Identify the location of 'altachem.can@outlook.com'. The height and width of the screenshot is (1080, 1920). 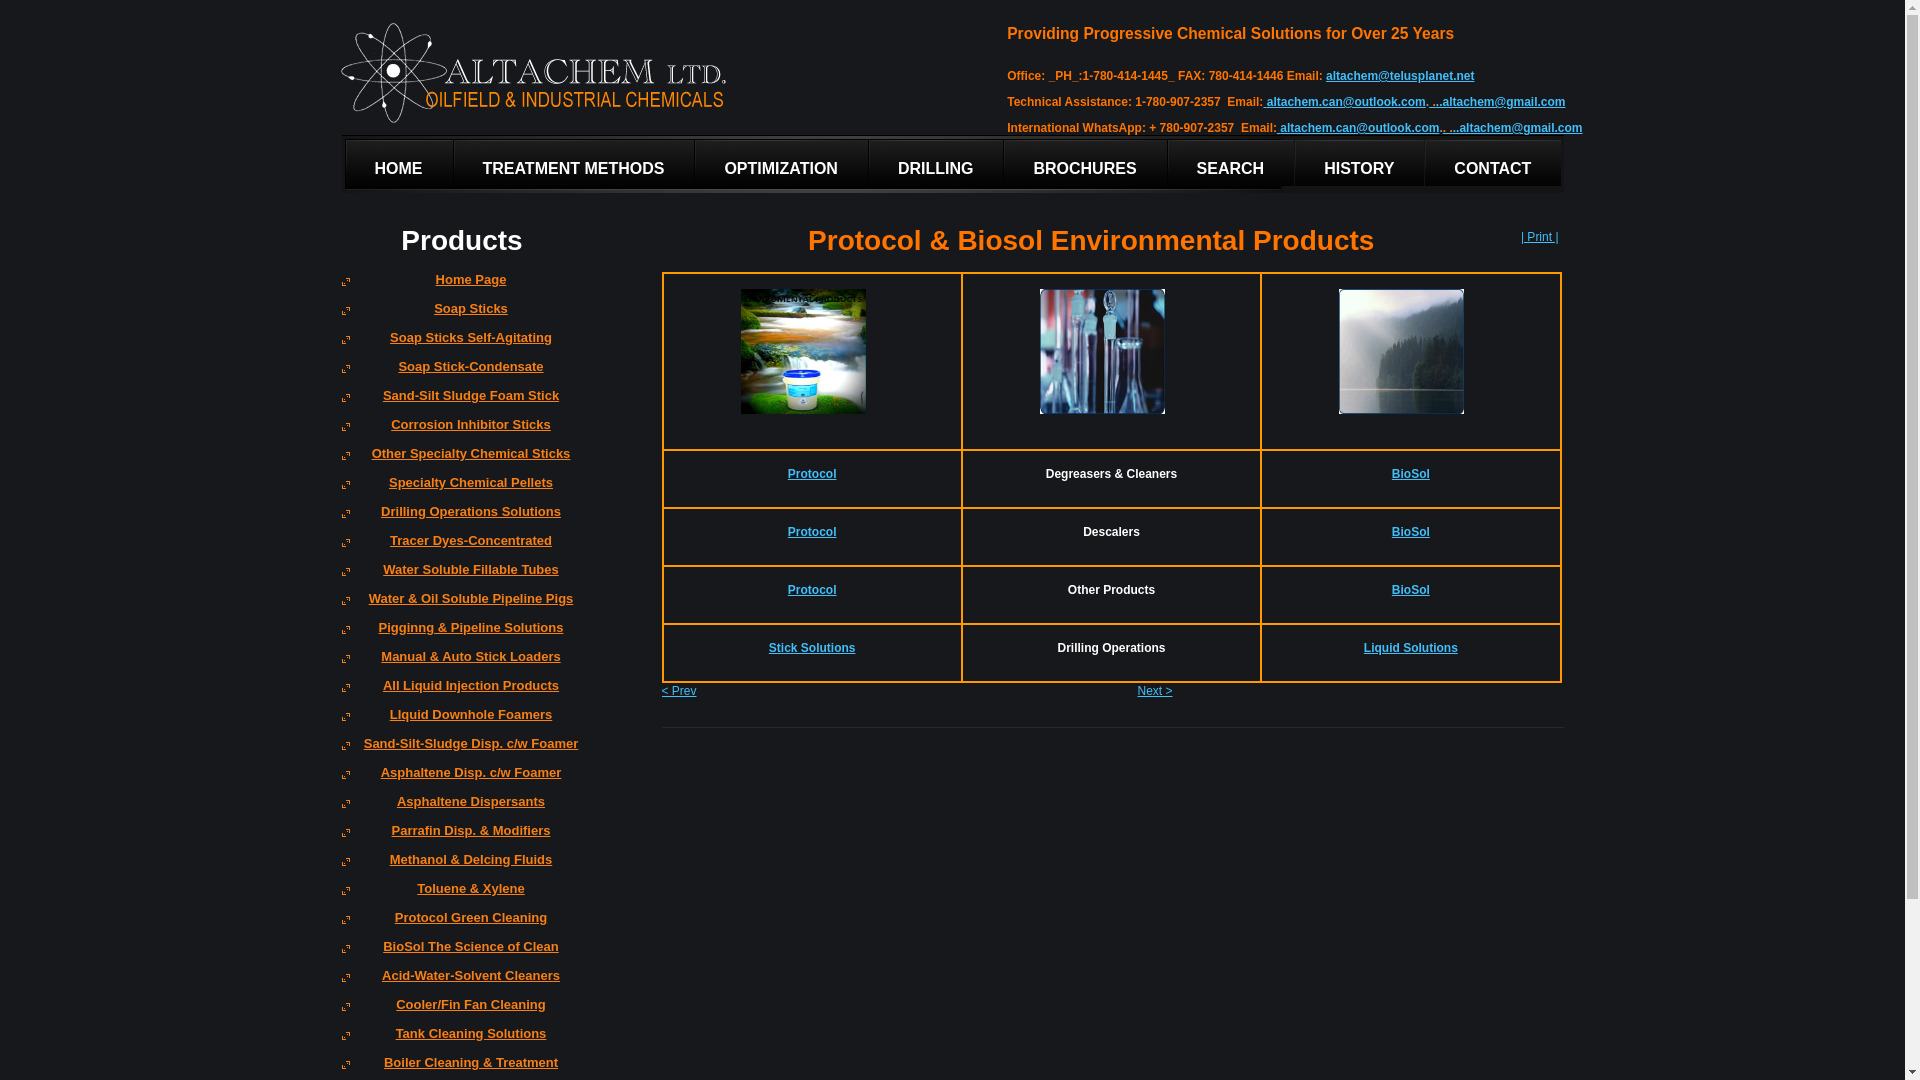
(1359, 127).